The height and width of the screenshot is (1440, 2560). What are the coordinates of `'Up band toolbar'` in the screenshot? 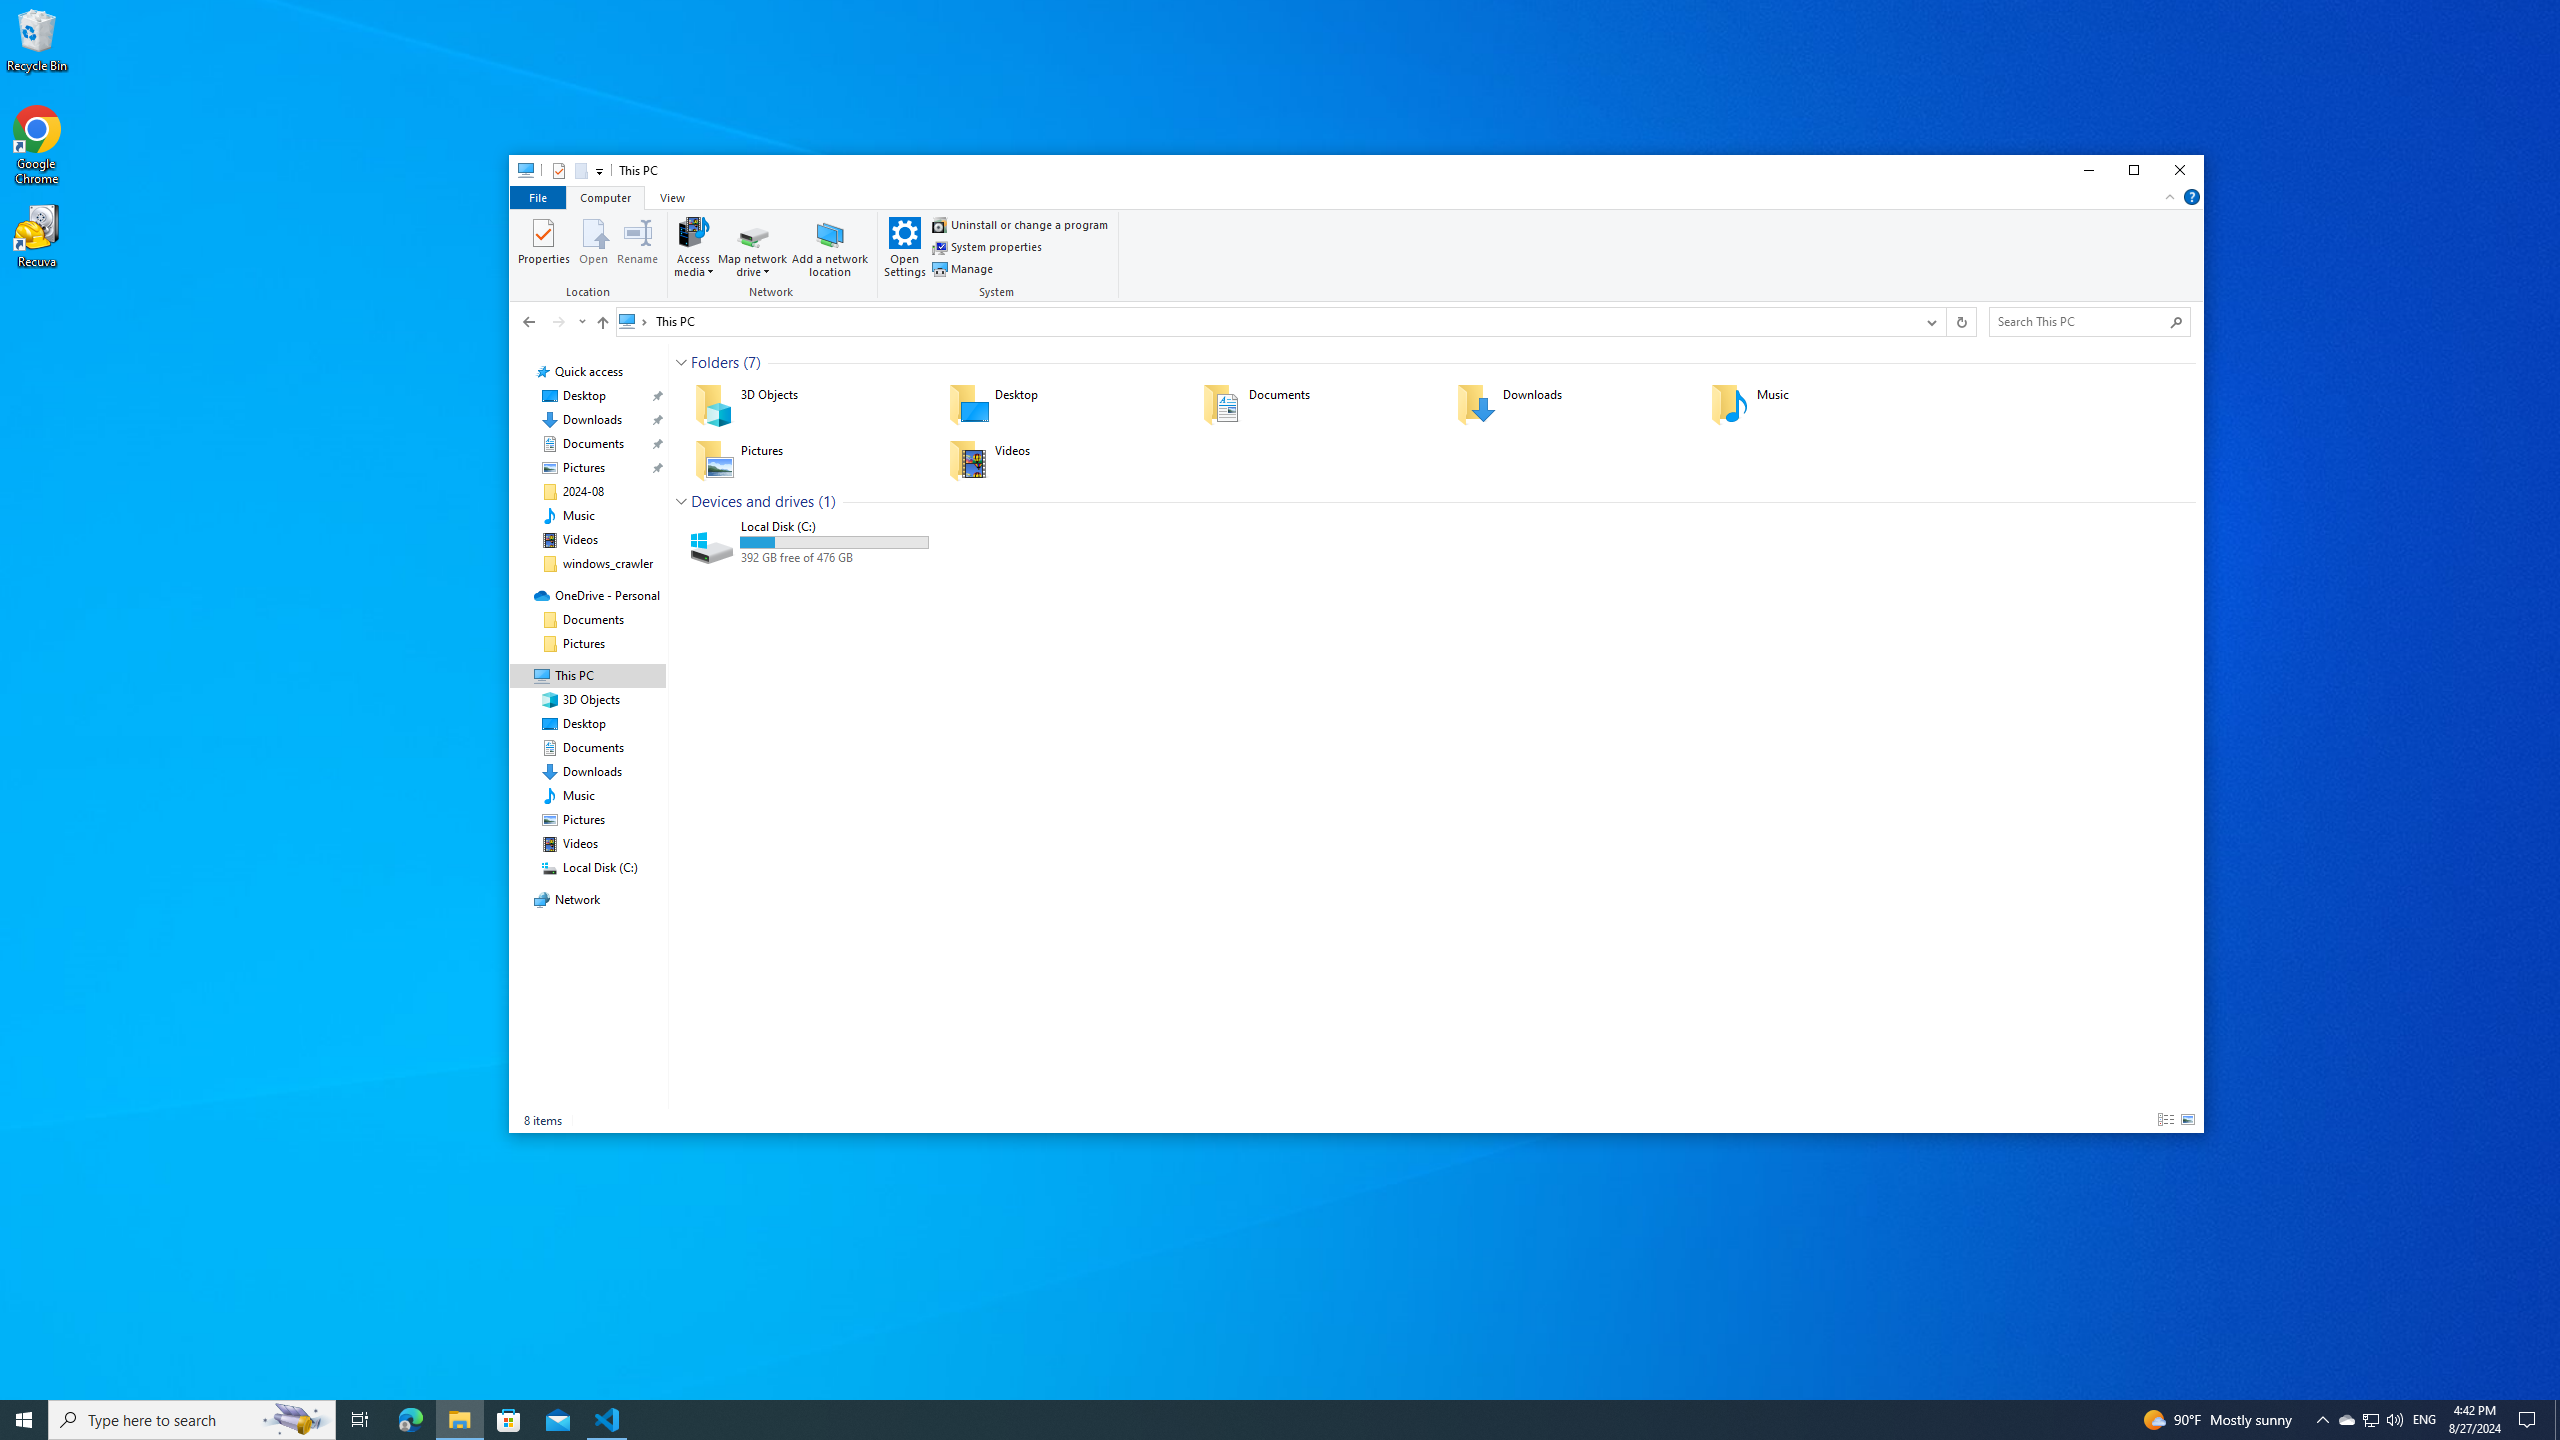 It's located at (602, 325).